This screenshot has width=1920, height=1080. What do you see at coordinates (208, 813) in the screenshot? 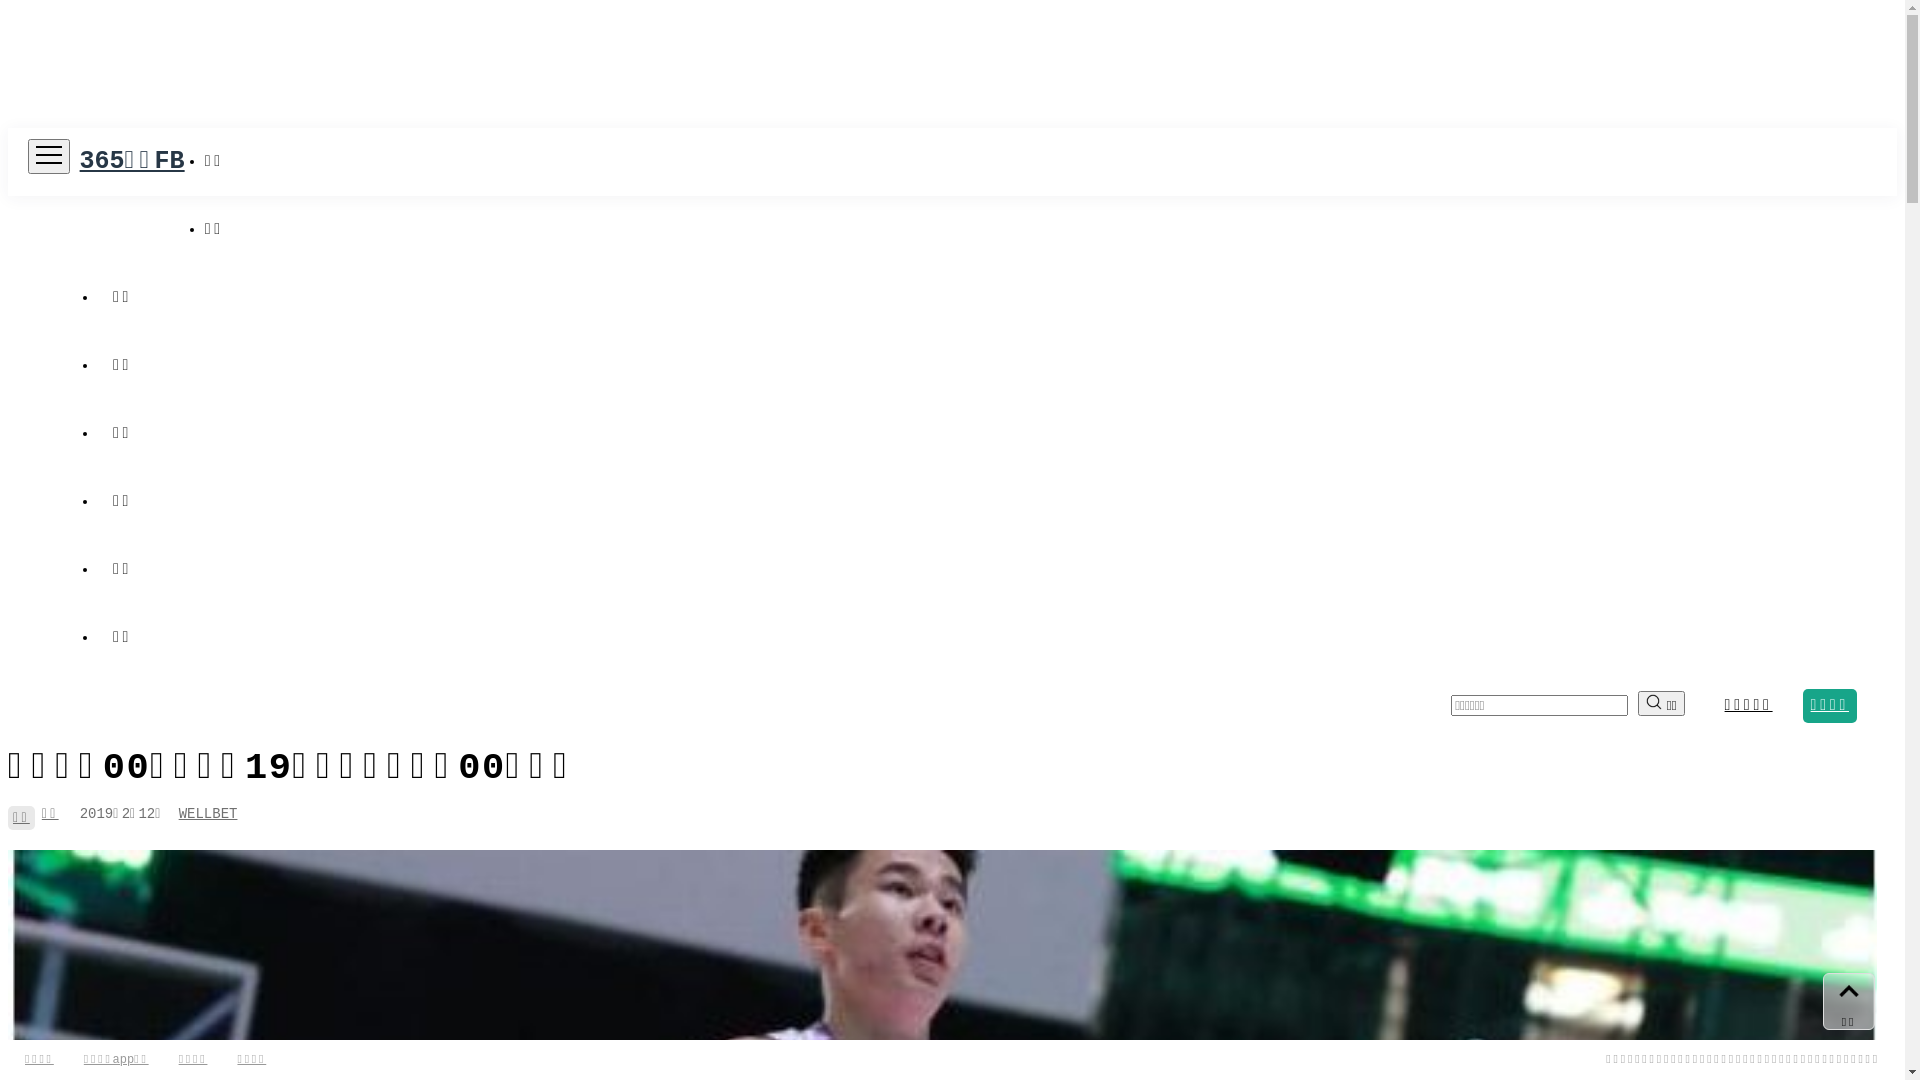
I see `'WELLBET'` at bounding box center [208, 813].